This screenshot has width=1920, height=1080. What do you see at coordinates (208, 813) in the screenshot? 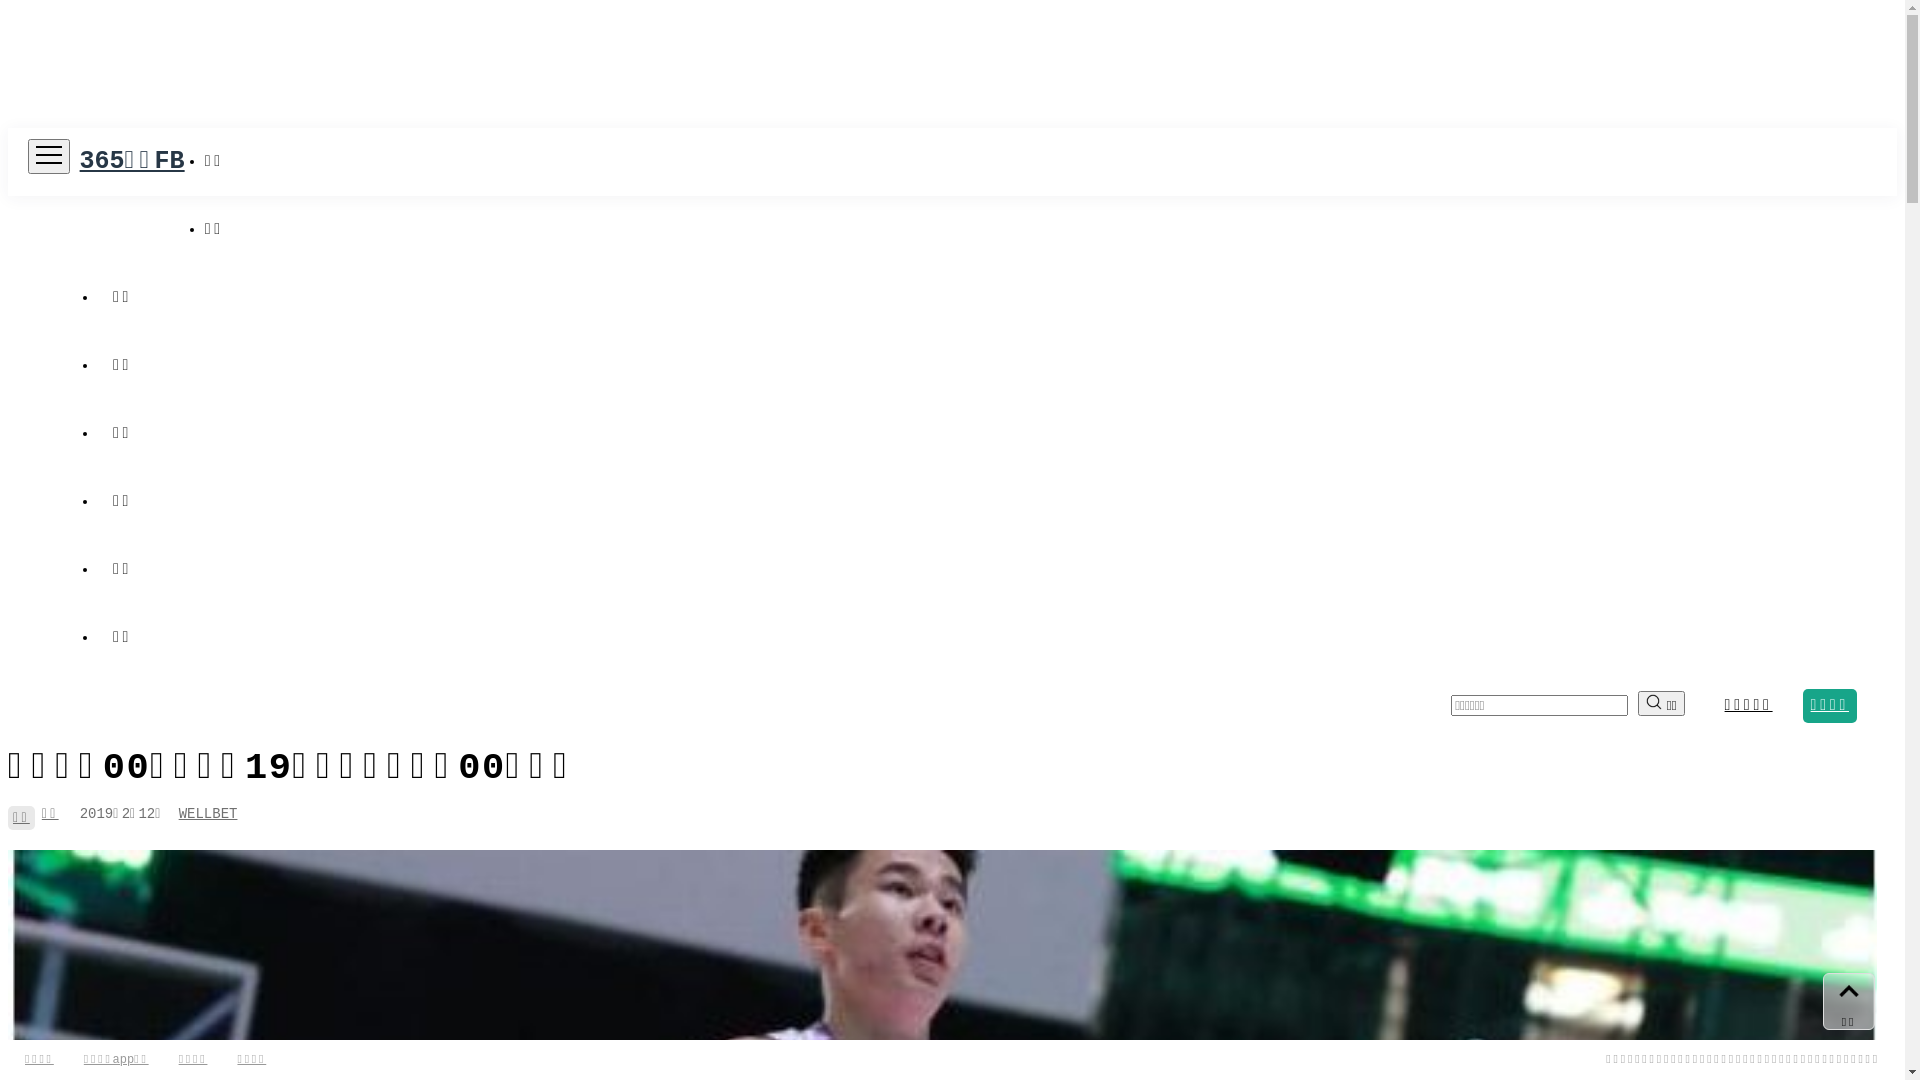
I see `'WELLBET'` at bounding box center [208, 813].